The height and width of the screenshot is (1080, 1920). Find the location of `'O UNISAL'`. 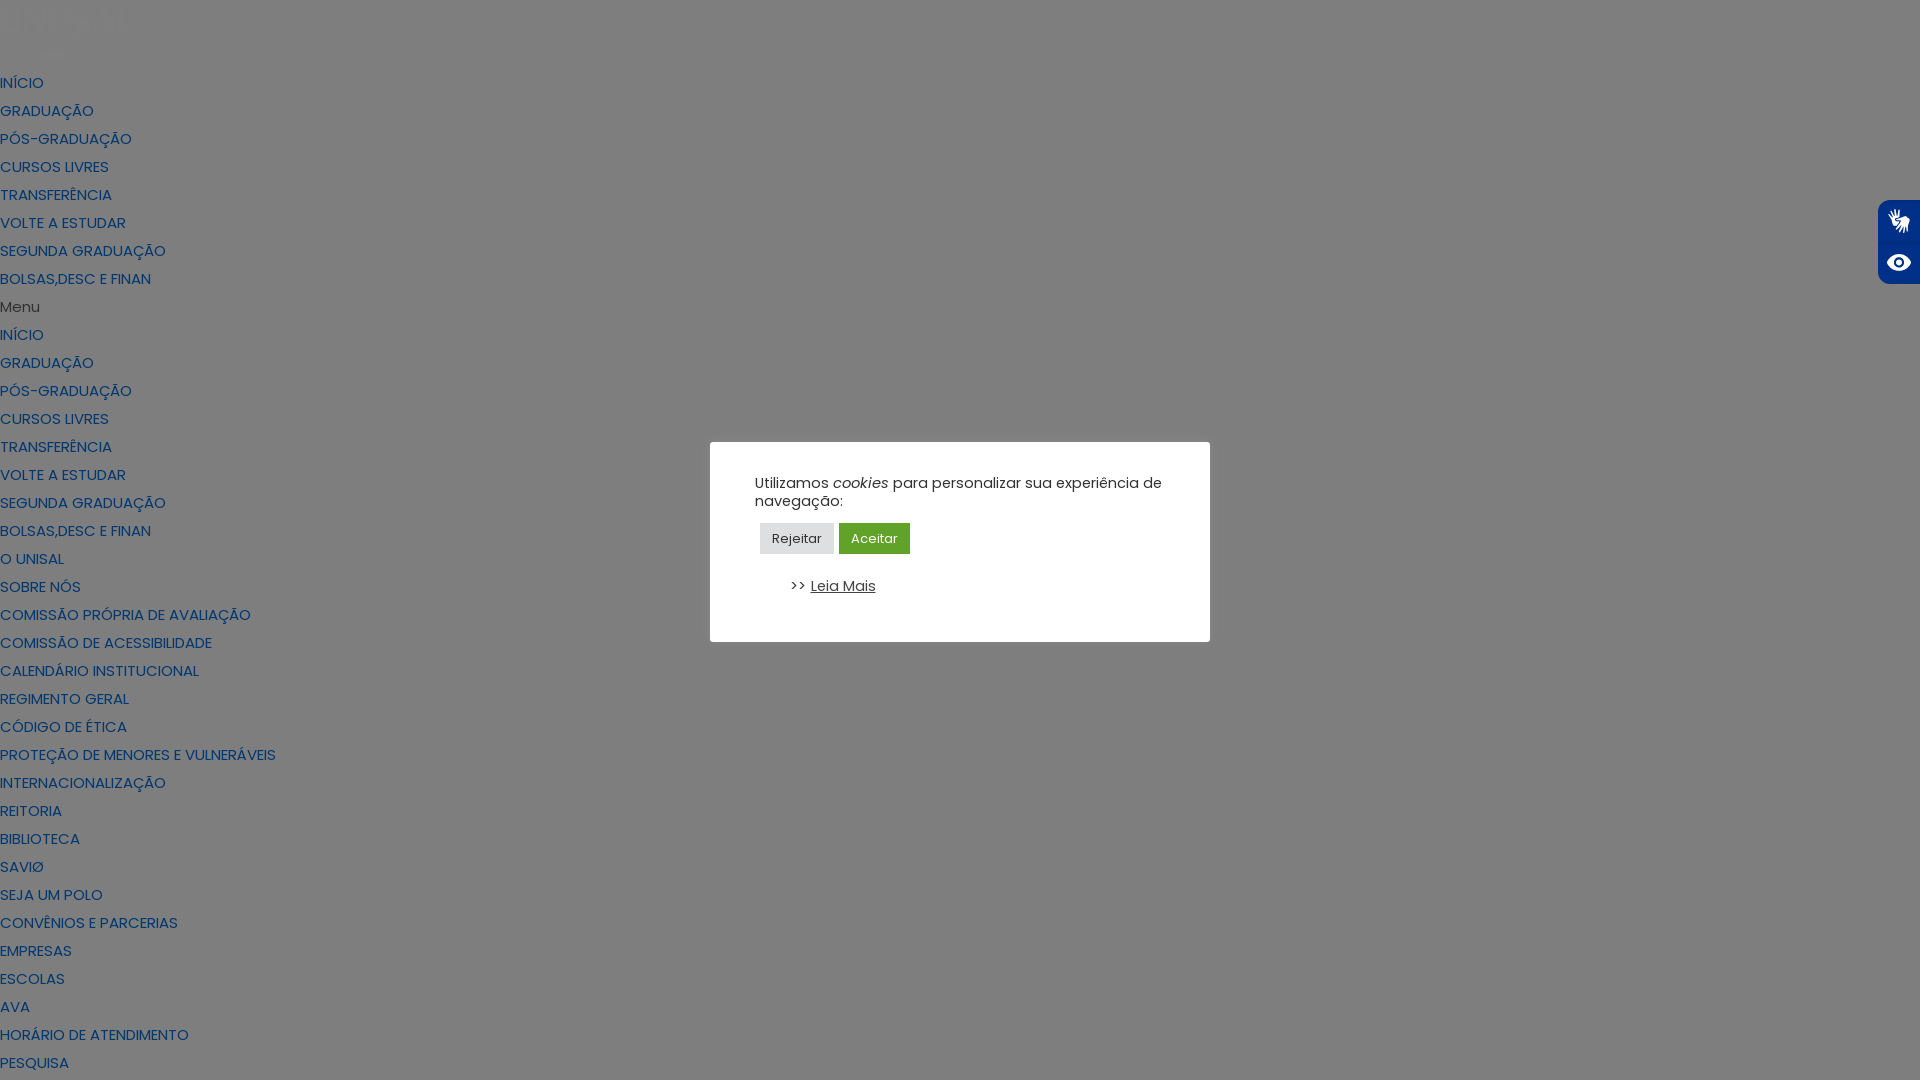

'O UNISAL' is located at coordinates (0, 558).